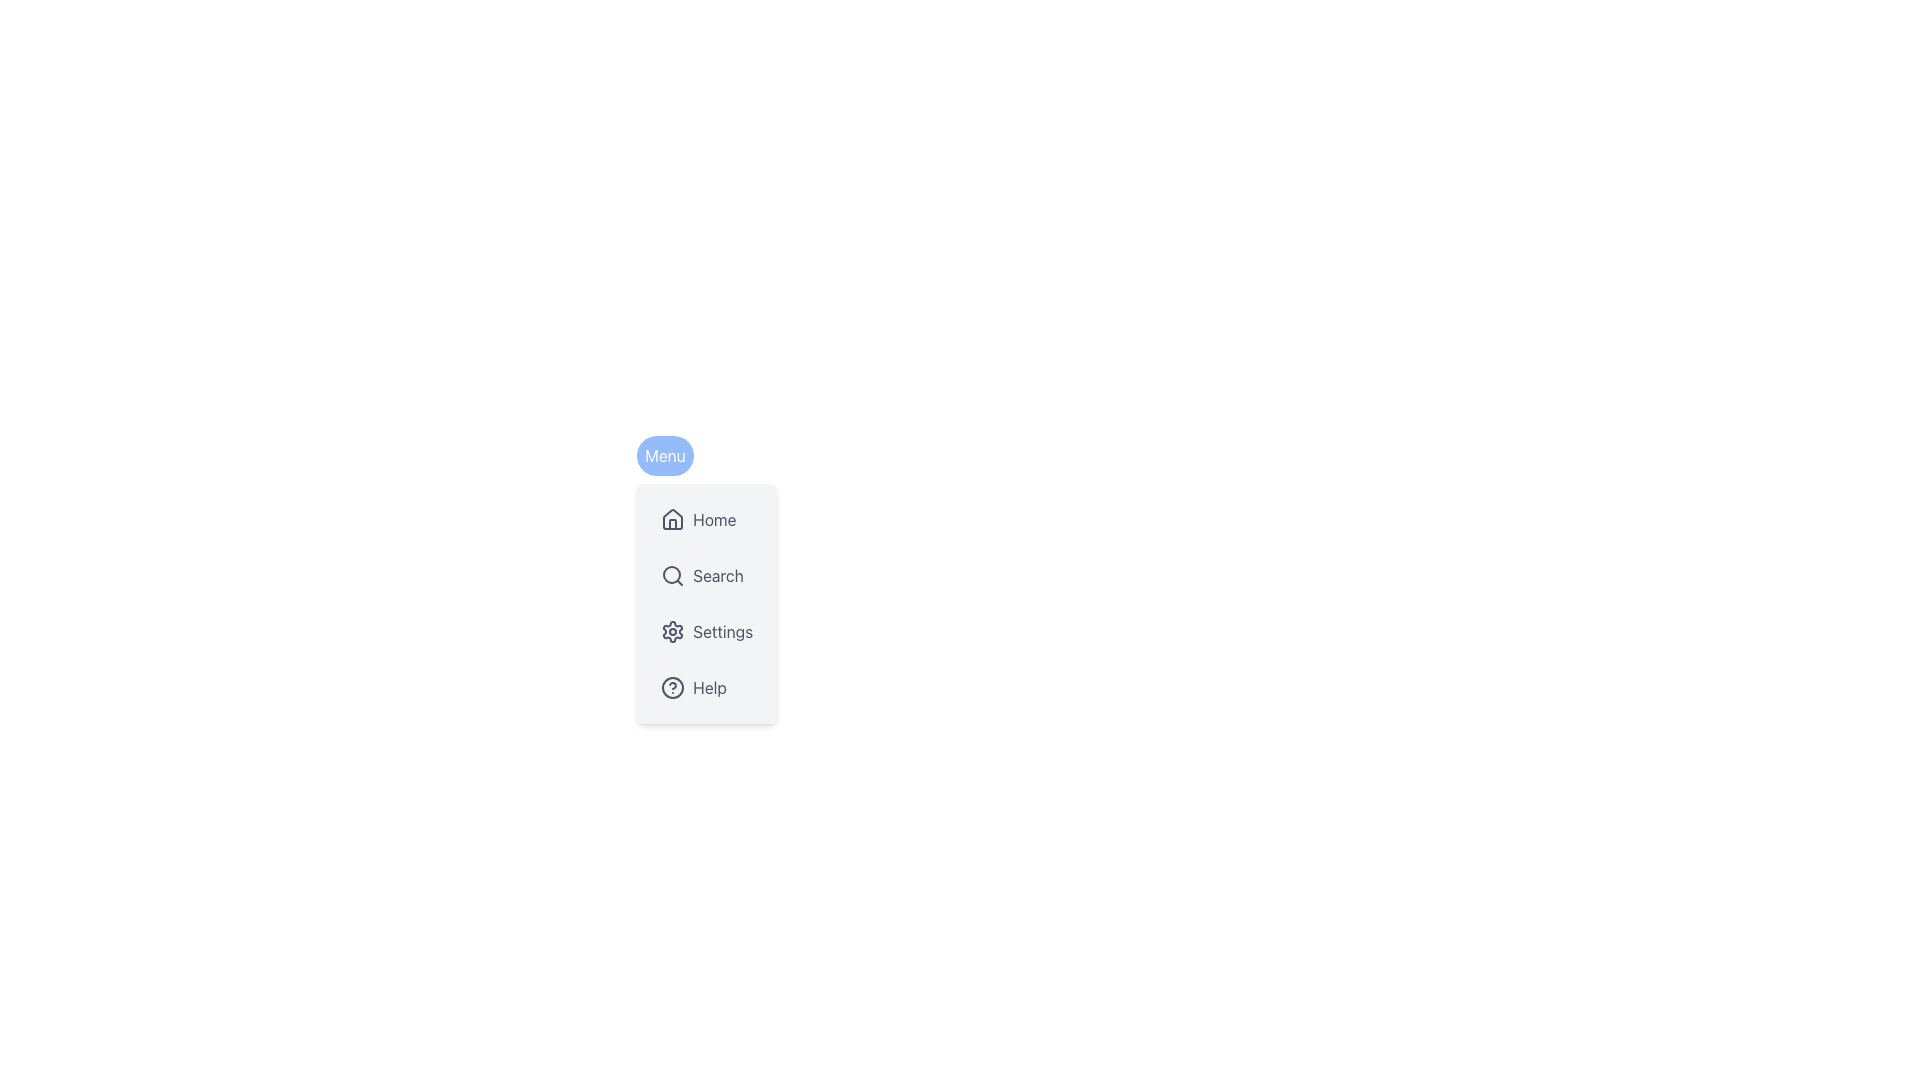  Describe the element at coordinates (673, 631) in the screenshot. I see `the gear-shaped 'Settings' icon located in the third menu row of the vertical navigation menu` at that location.